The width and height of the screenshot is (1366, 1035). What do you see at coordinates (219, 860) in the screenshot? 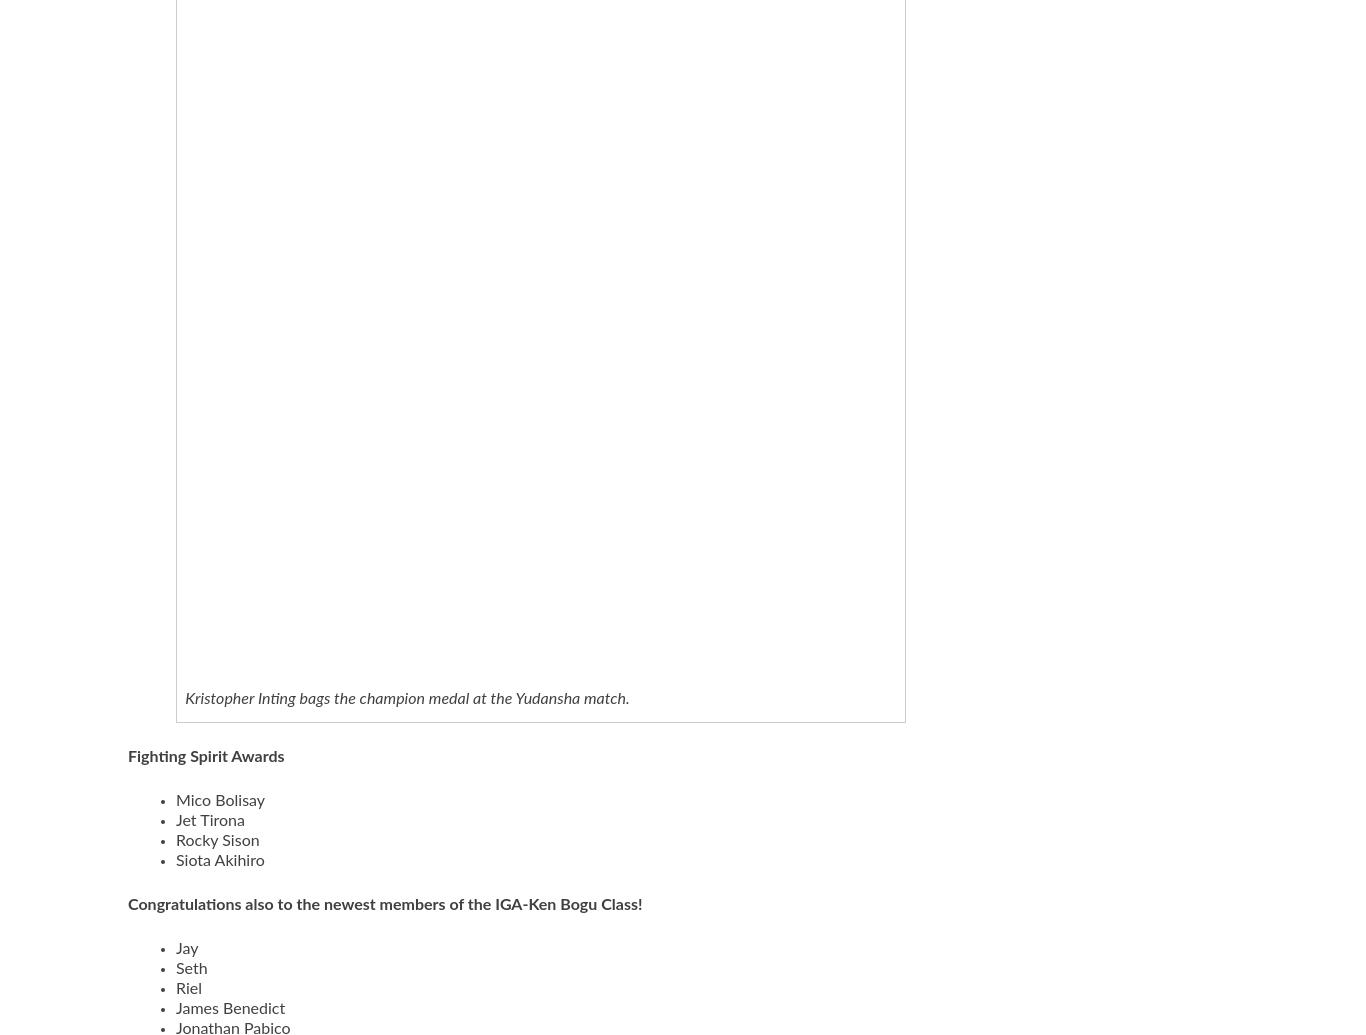
I see `'Siota Akihiro'` at bounding box center [219, 860].